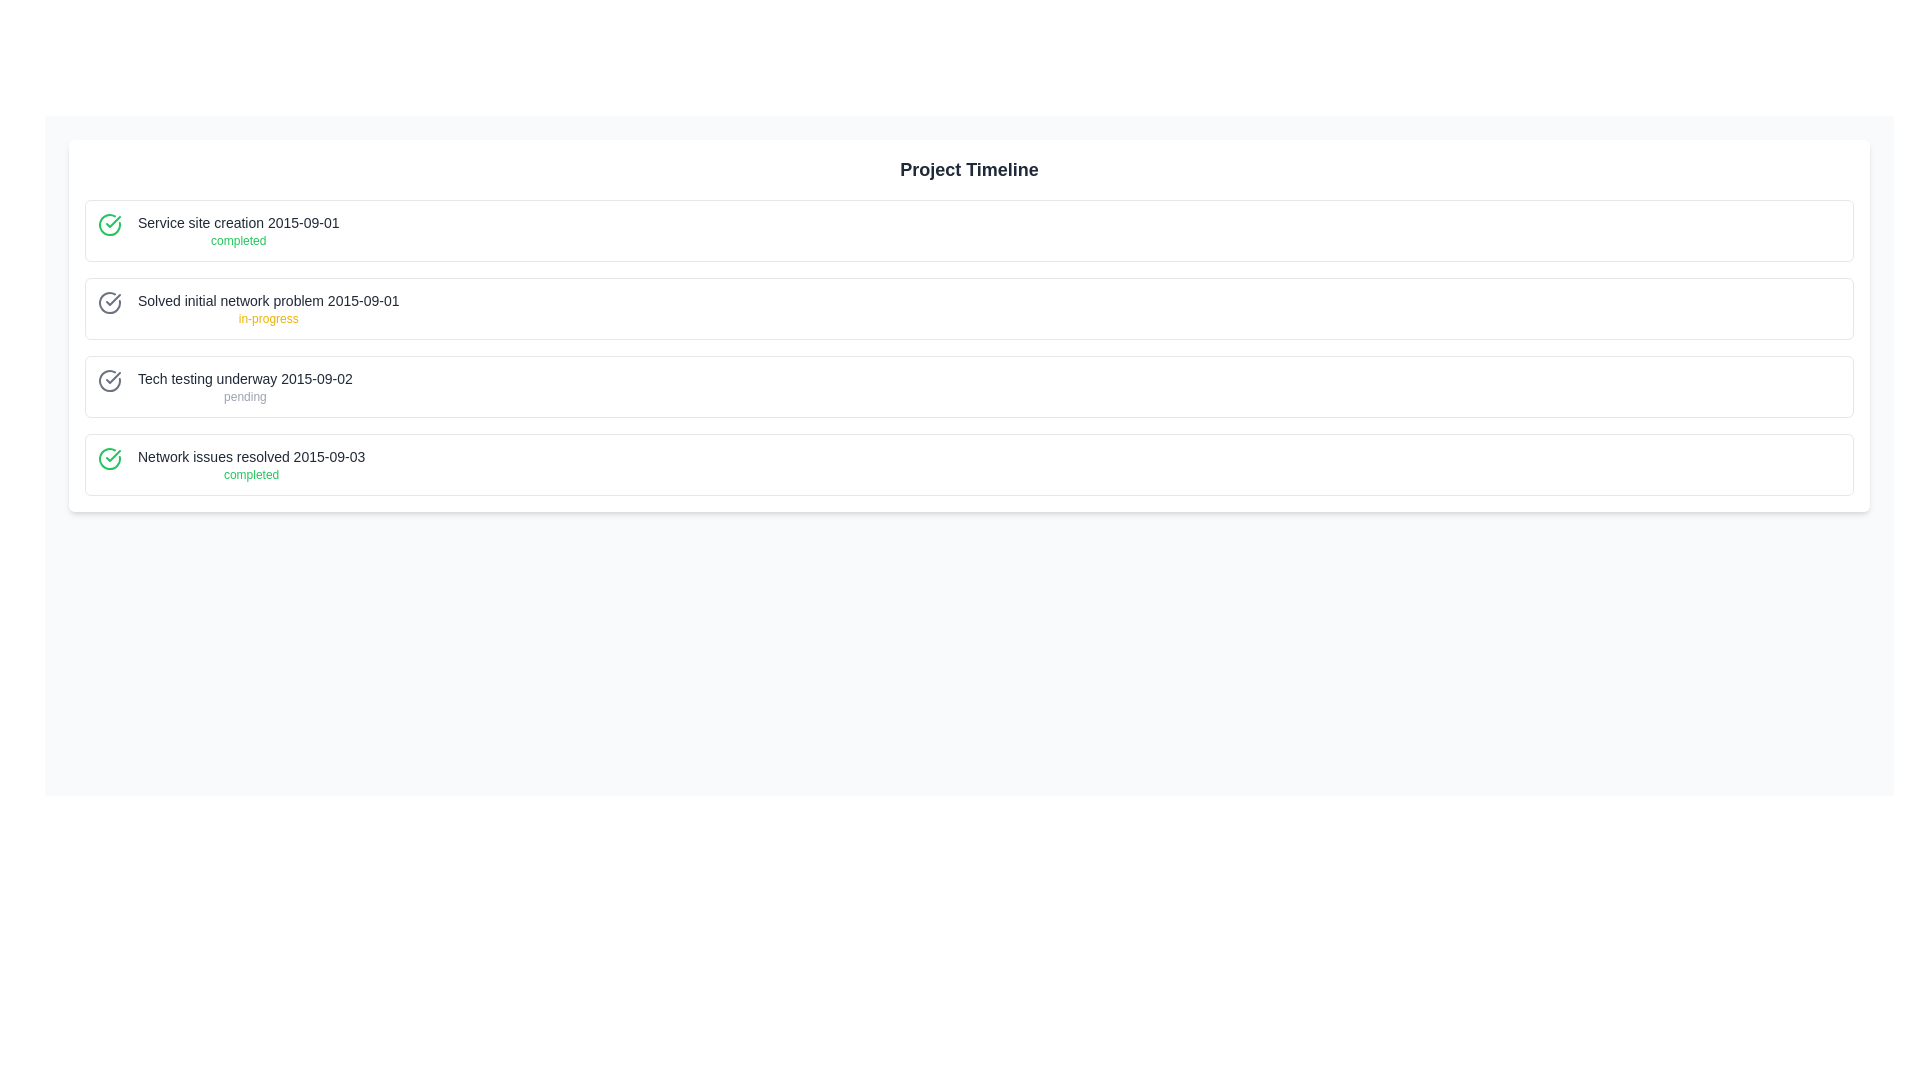 The width and height of the screenshot is (1920, 1080). What do you see at coordinates (109, 224) in the screenshot?
I see `the circular green checkmark icon indicating successful completion for the 'Service site creation 2015-09-01 completed' row` at bounding box center [109, 224].